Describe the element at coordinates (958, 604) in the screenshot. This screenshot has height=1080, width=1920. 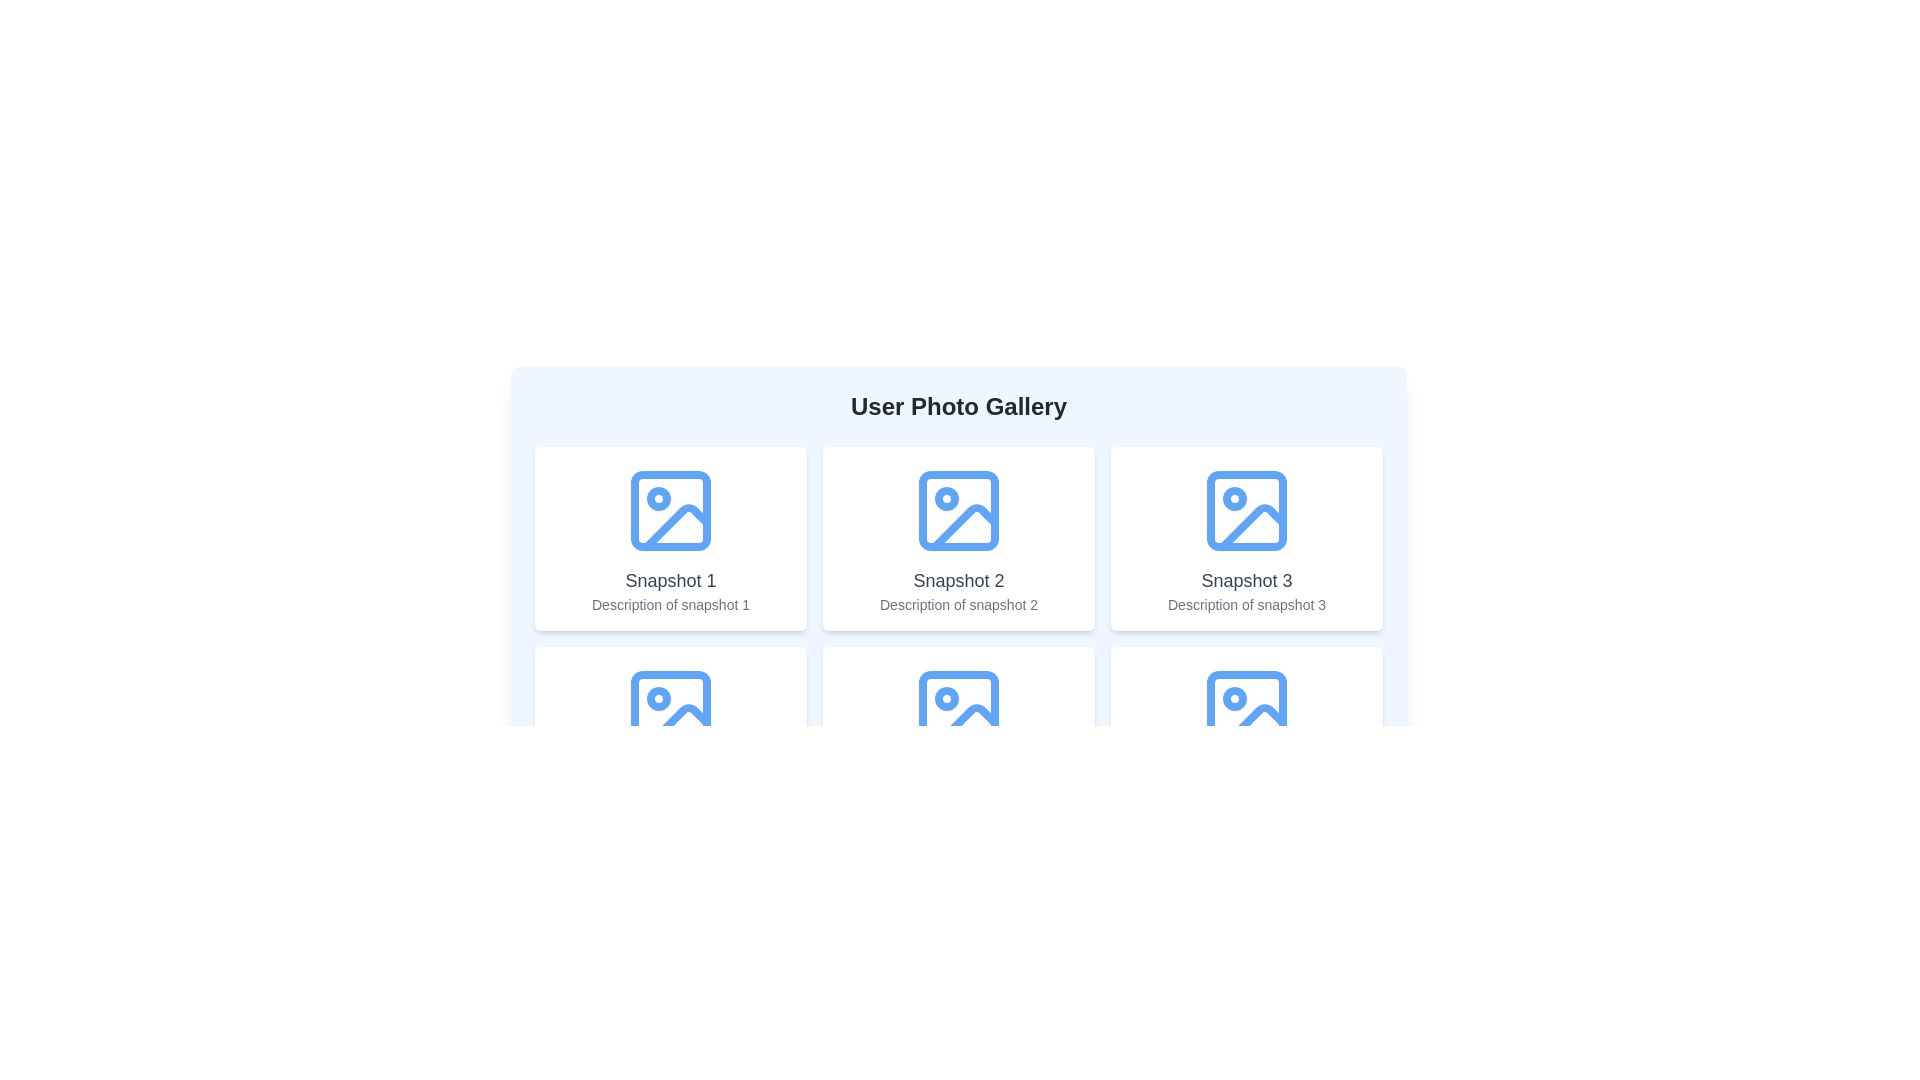
I see `the text label reading 'Description of snapshot 2', which is styled in a small gray font and positioned below the 'Snapshot 2' heading in the middle card of the first row of a card grid layout` at that location.